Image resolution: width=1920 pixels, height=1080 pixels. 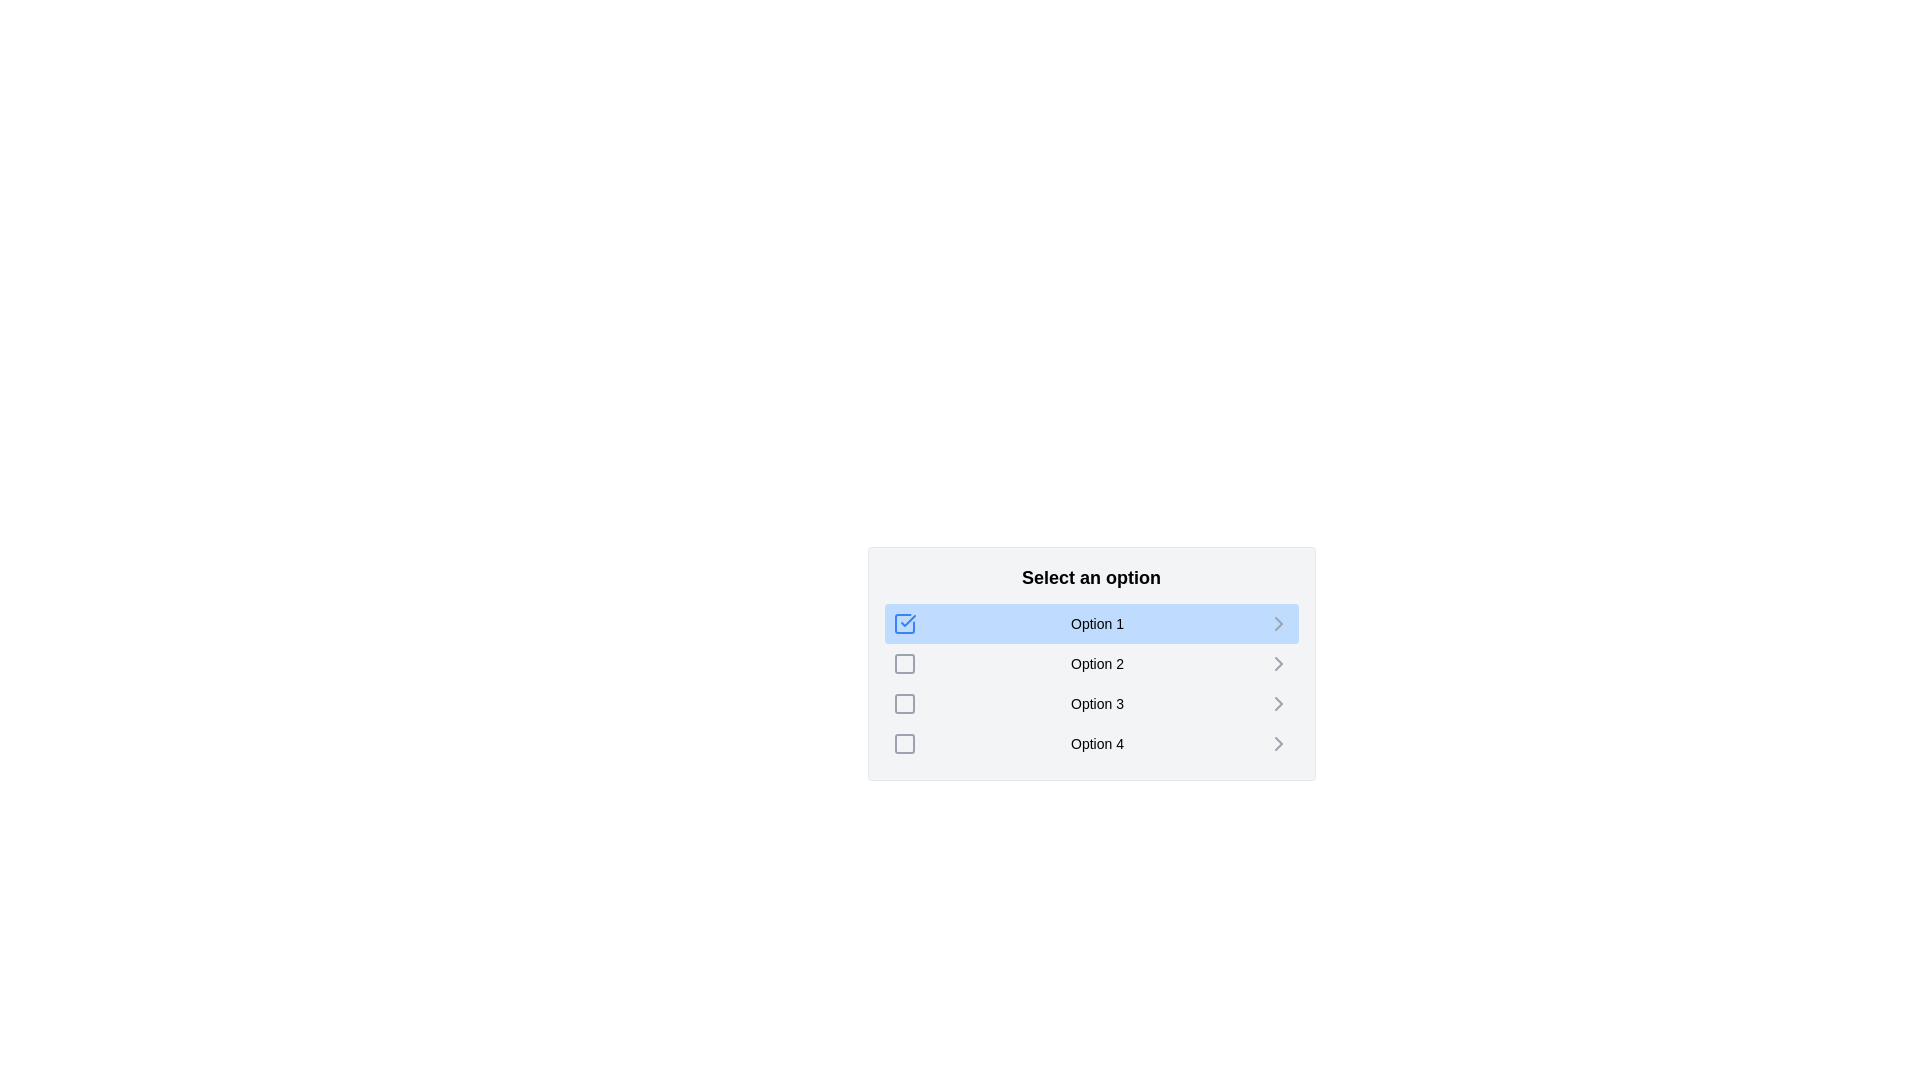 I want to click on the Checkbox icon indicating the selection status of 'Option 1', so click(x=903, y=623).